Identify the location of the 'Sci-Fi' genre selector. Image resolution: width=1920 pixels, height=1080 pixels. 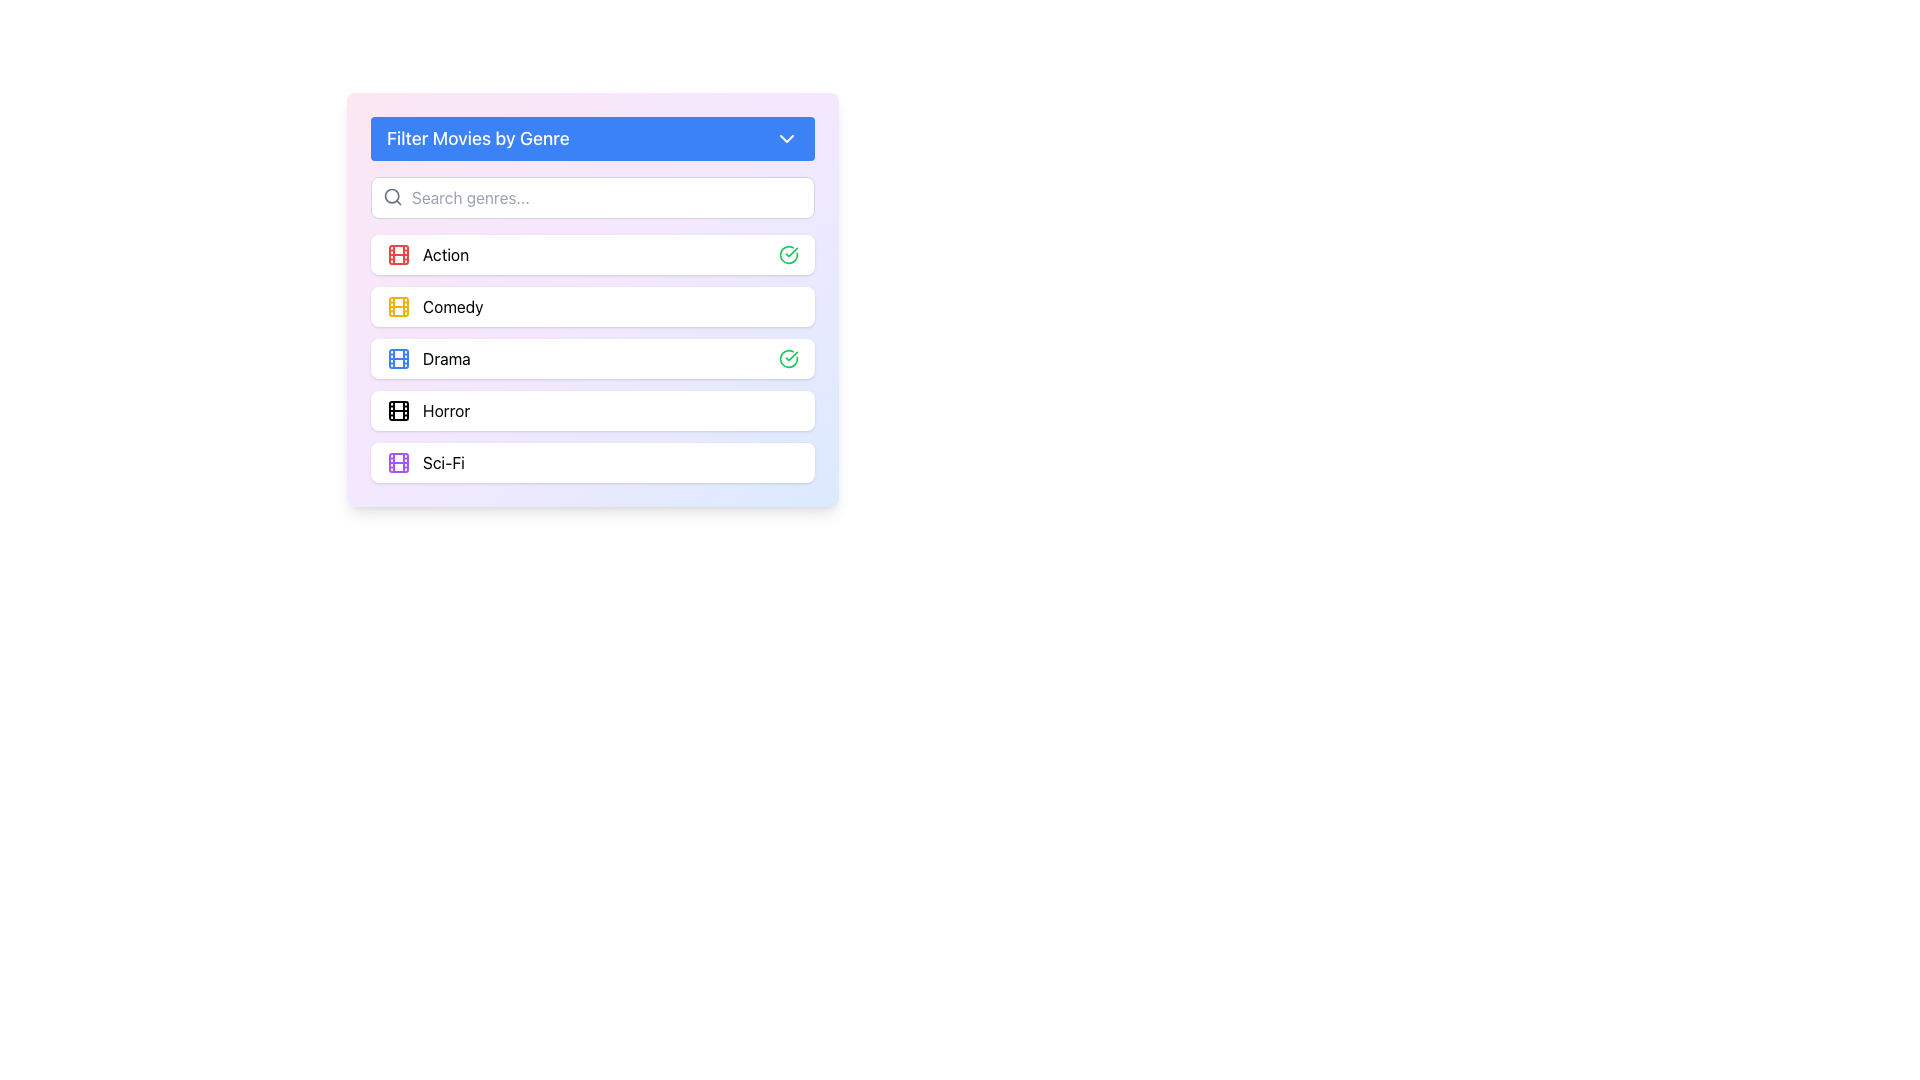
(424, 462).